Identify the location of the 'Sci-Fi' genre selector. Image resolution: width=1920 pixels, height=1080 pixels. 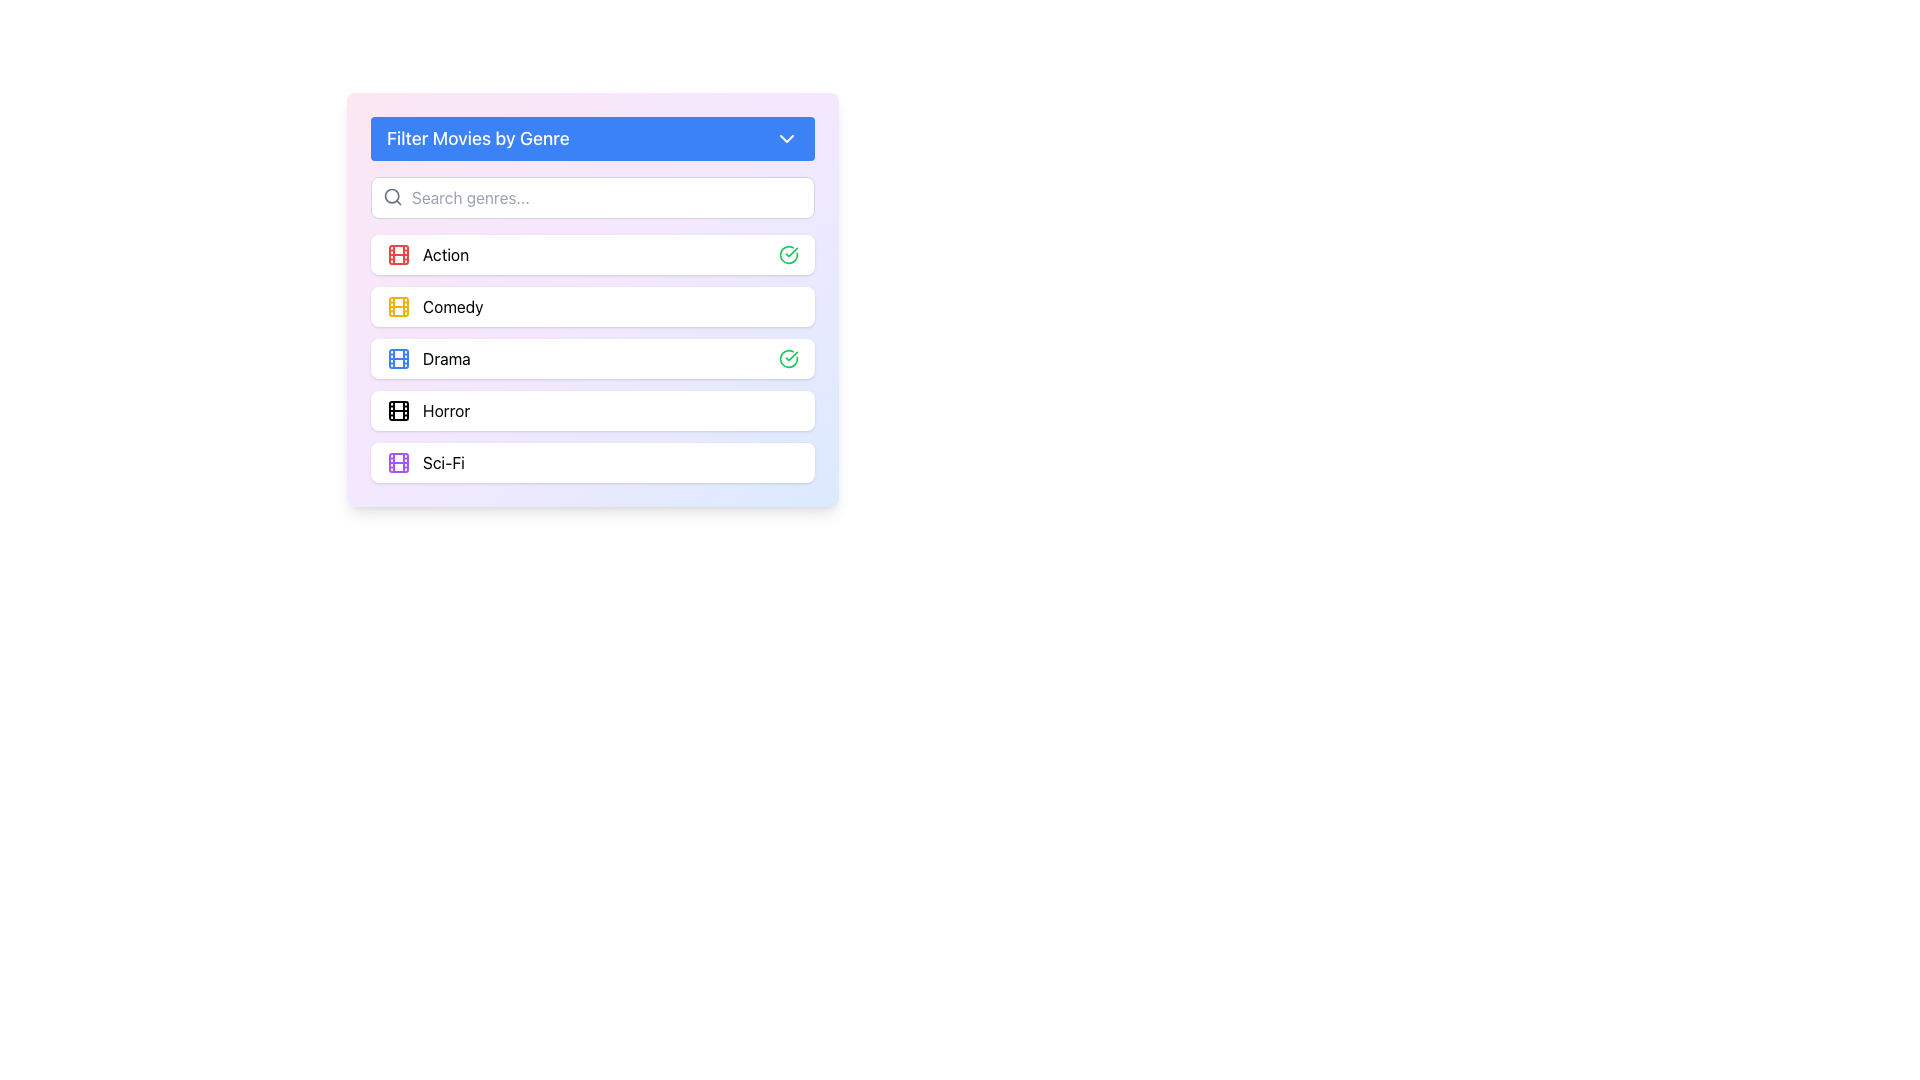
(424, 462).